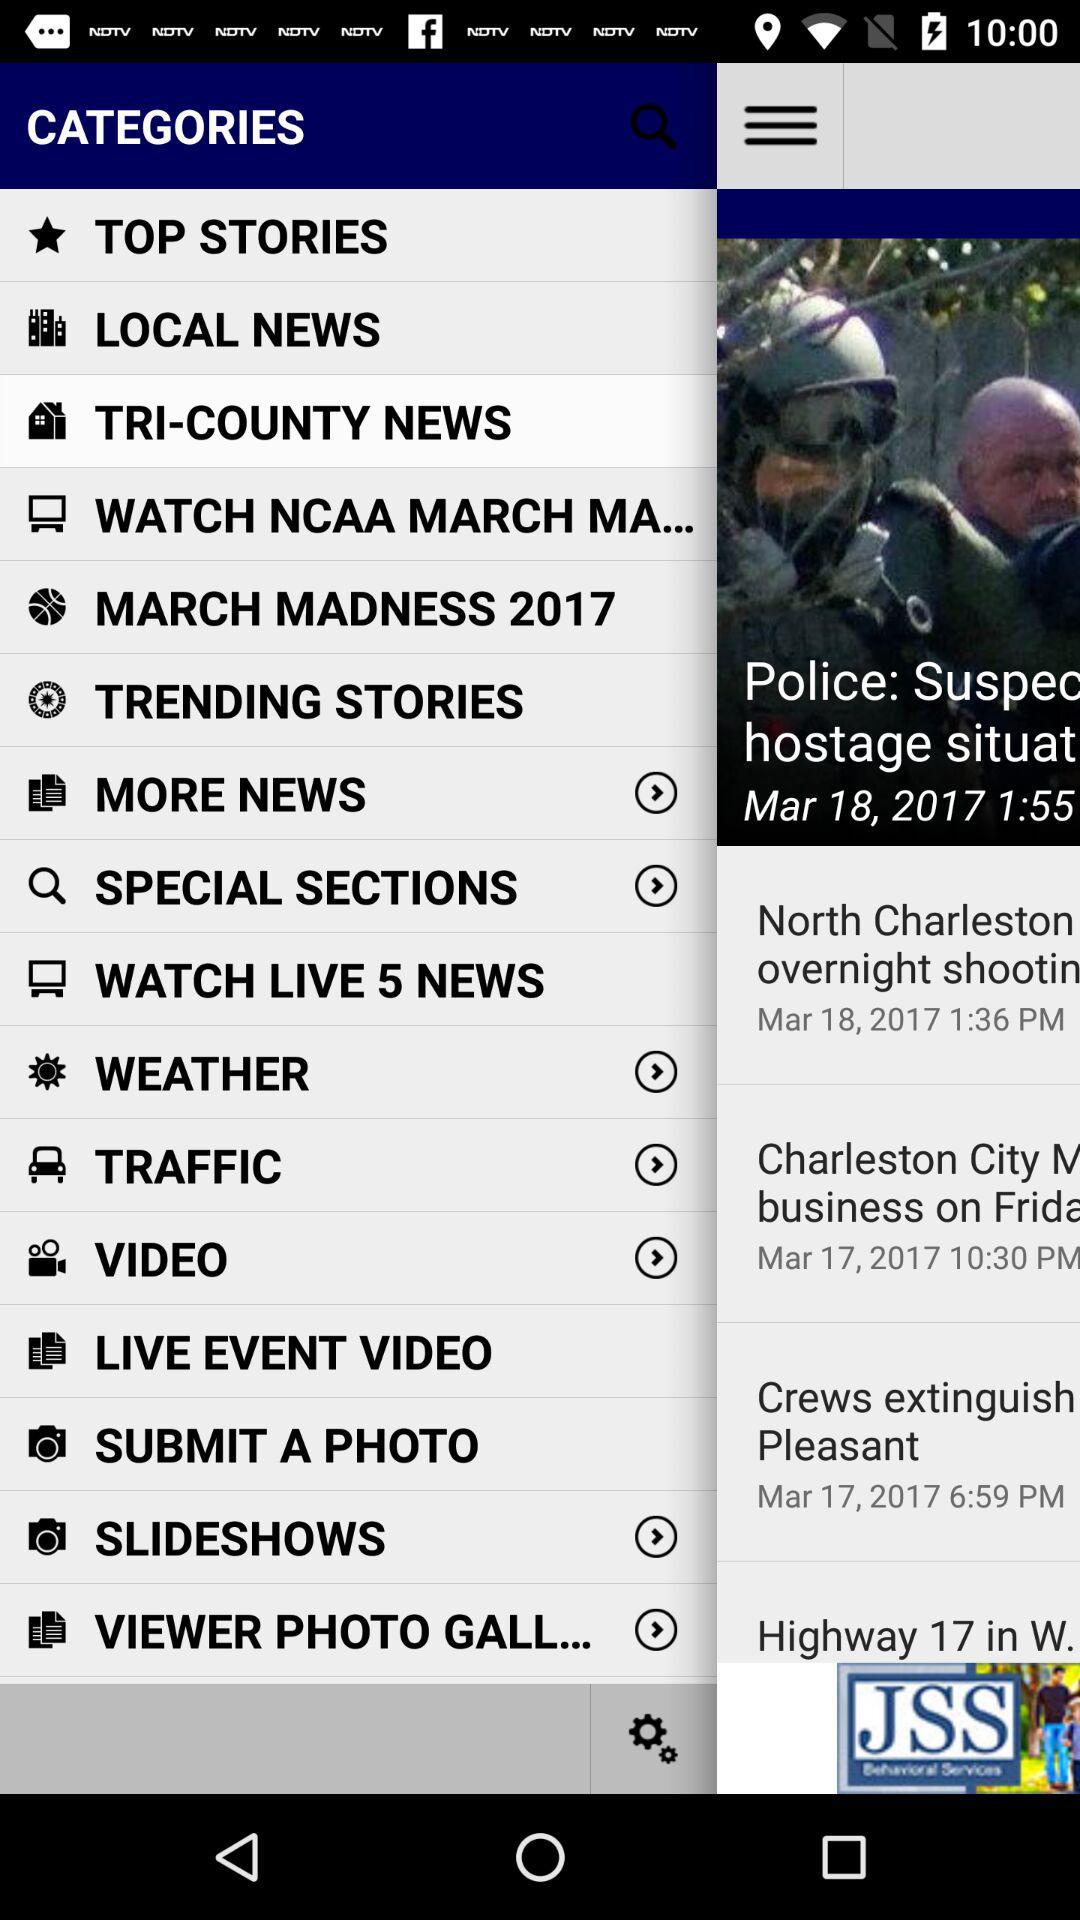 This screenshot has height=1920, width=1080. I want to click on icon below live event video item, so click(287, 1444).